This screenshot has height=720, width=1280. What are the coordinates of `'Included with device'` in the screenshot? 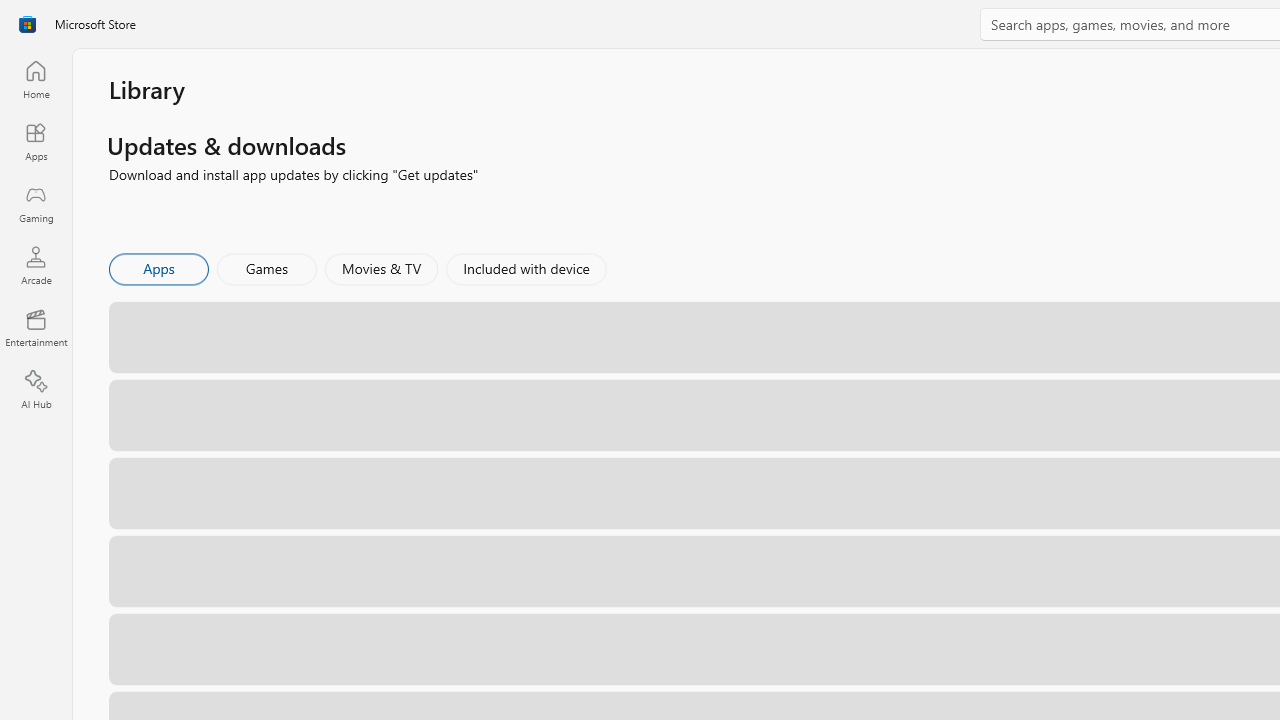 It's located at (525, 267).